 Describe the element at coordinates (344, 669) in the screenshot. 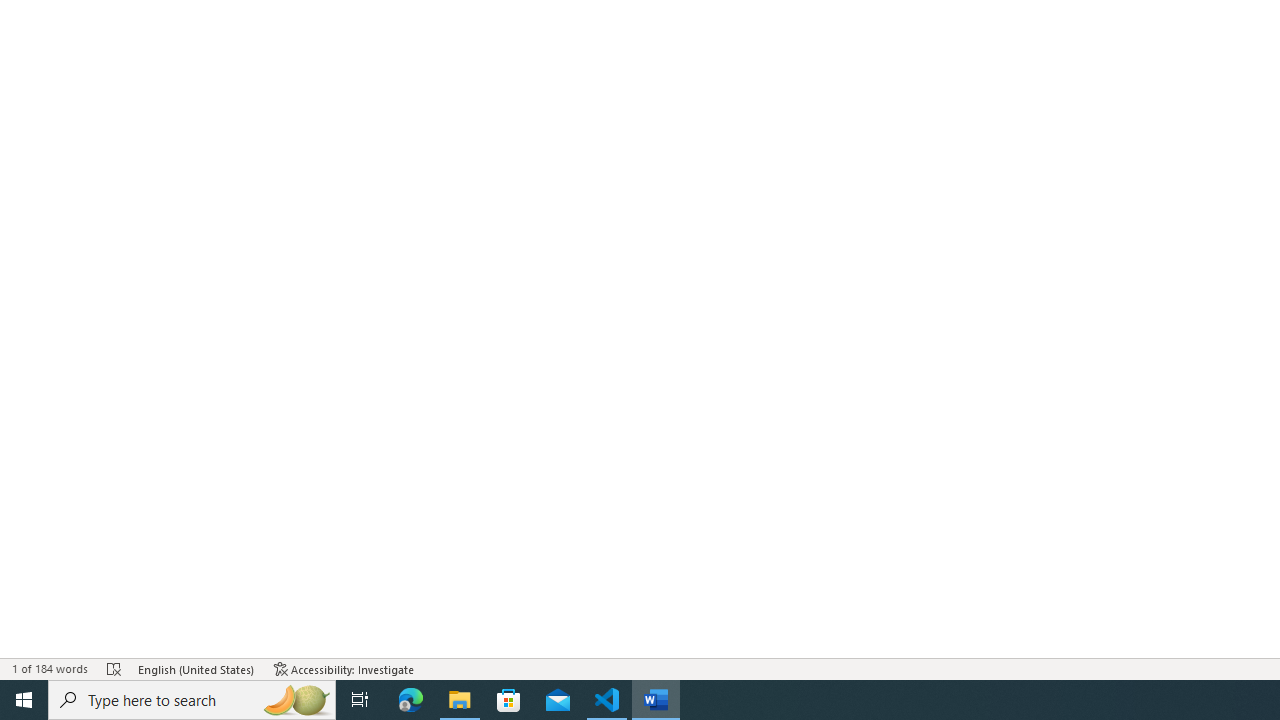

I see `'Accessibility Checker Accessibility: Investigate'` at that location.